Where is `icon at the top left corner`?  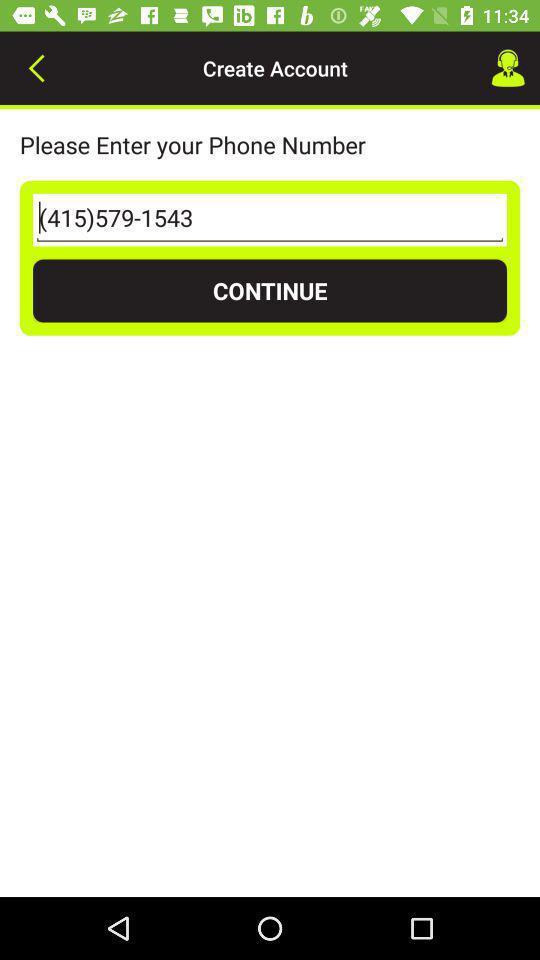
icon at the top left corner is located at coordinates (36, 68).